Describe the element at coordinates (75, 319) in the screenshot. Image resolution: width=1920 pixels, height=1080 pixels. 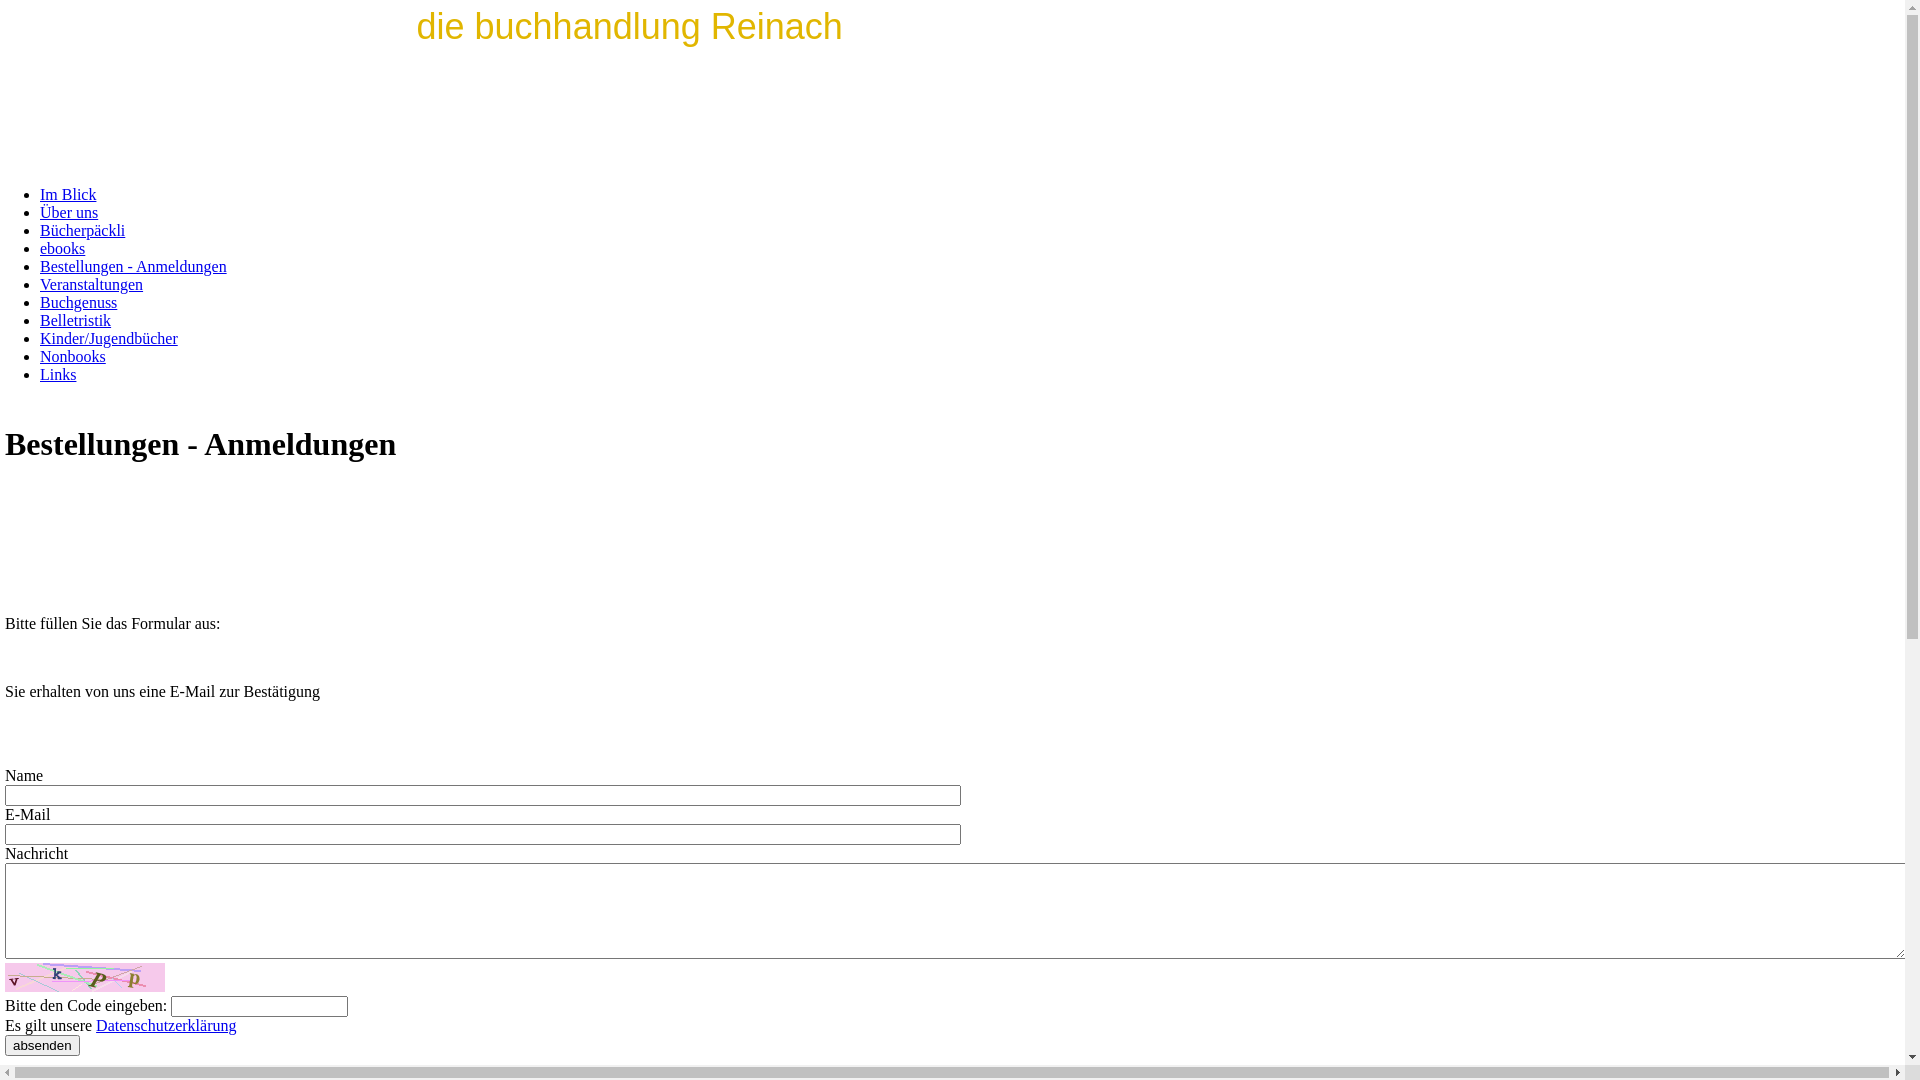
I see `'Belletristik'` at that location.